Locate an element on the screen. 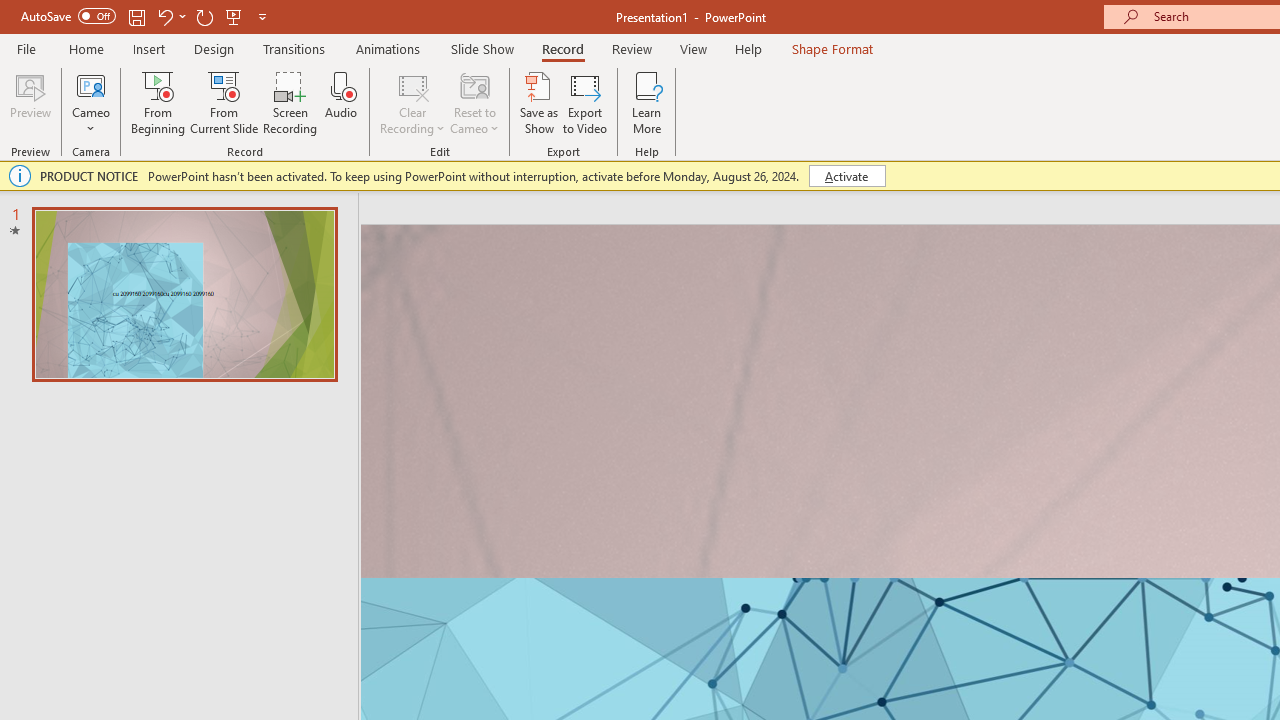  'Activate' is located at coordinates (847, 175).